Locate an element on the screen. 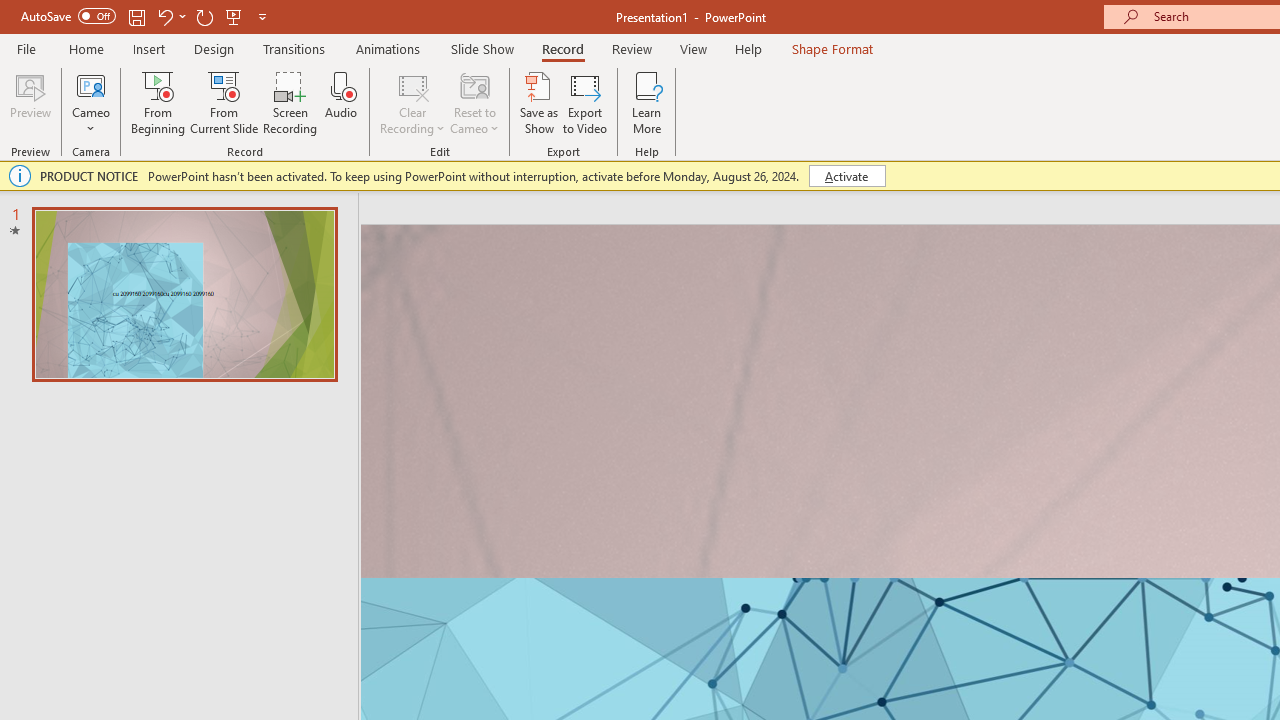  'Activate' is located at coordinates (847, 175).